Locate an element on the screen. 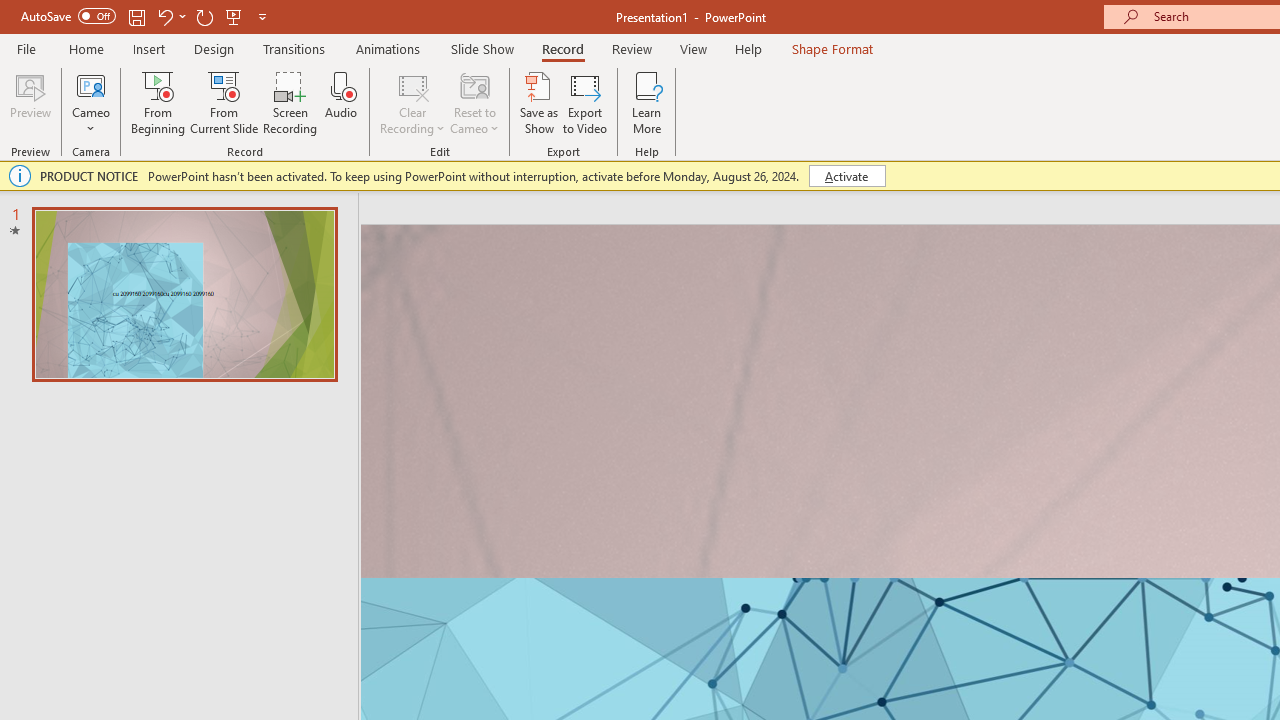  'Activate' is located at coordinates (847, 175).